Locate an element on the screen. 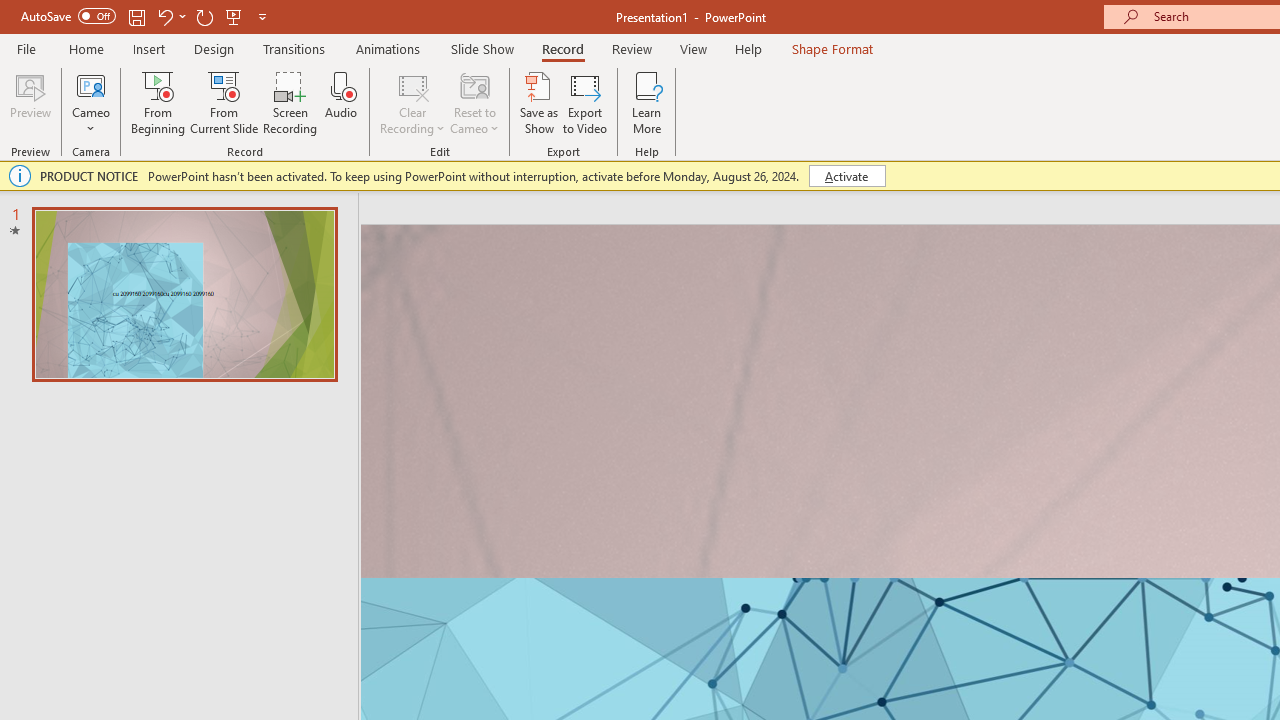  'Activate' is located at coordinates (847, 175).